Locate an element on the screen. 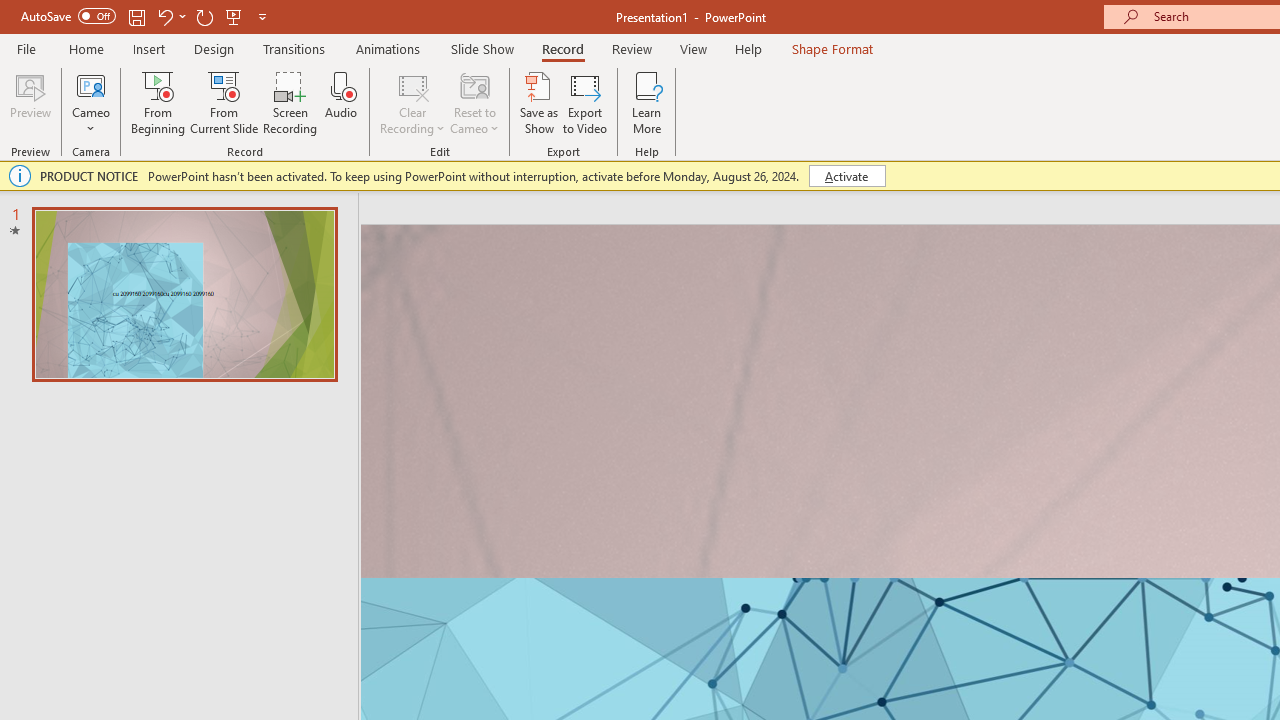  'Activate' is located at coordinates (847, 175).